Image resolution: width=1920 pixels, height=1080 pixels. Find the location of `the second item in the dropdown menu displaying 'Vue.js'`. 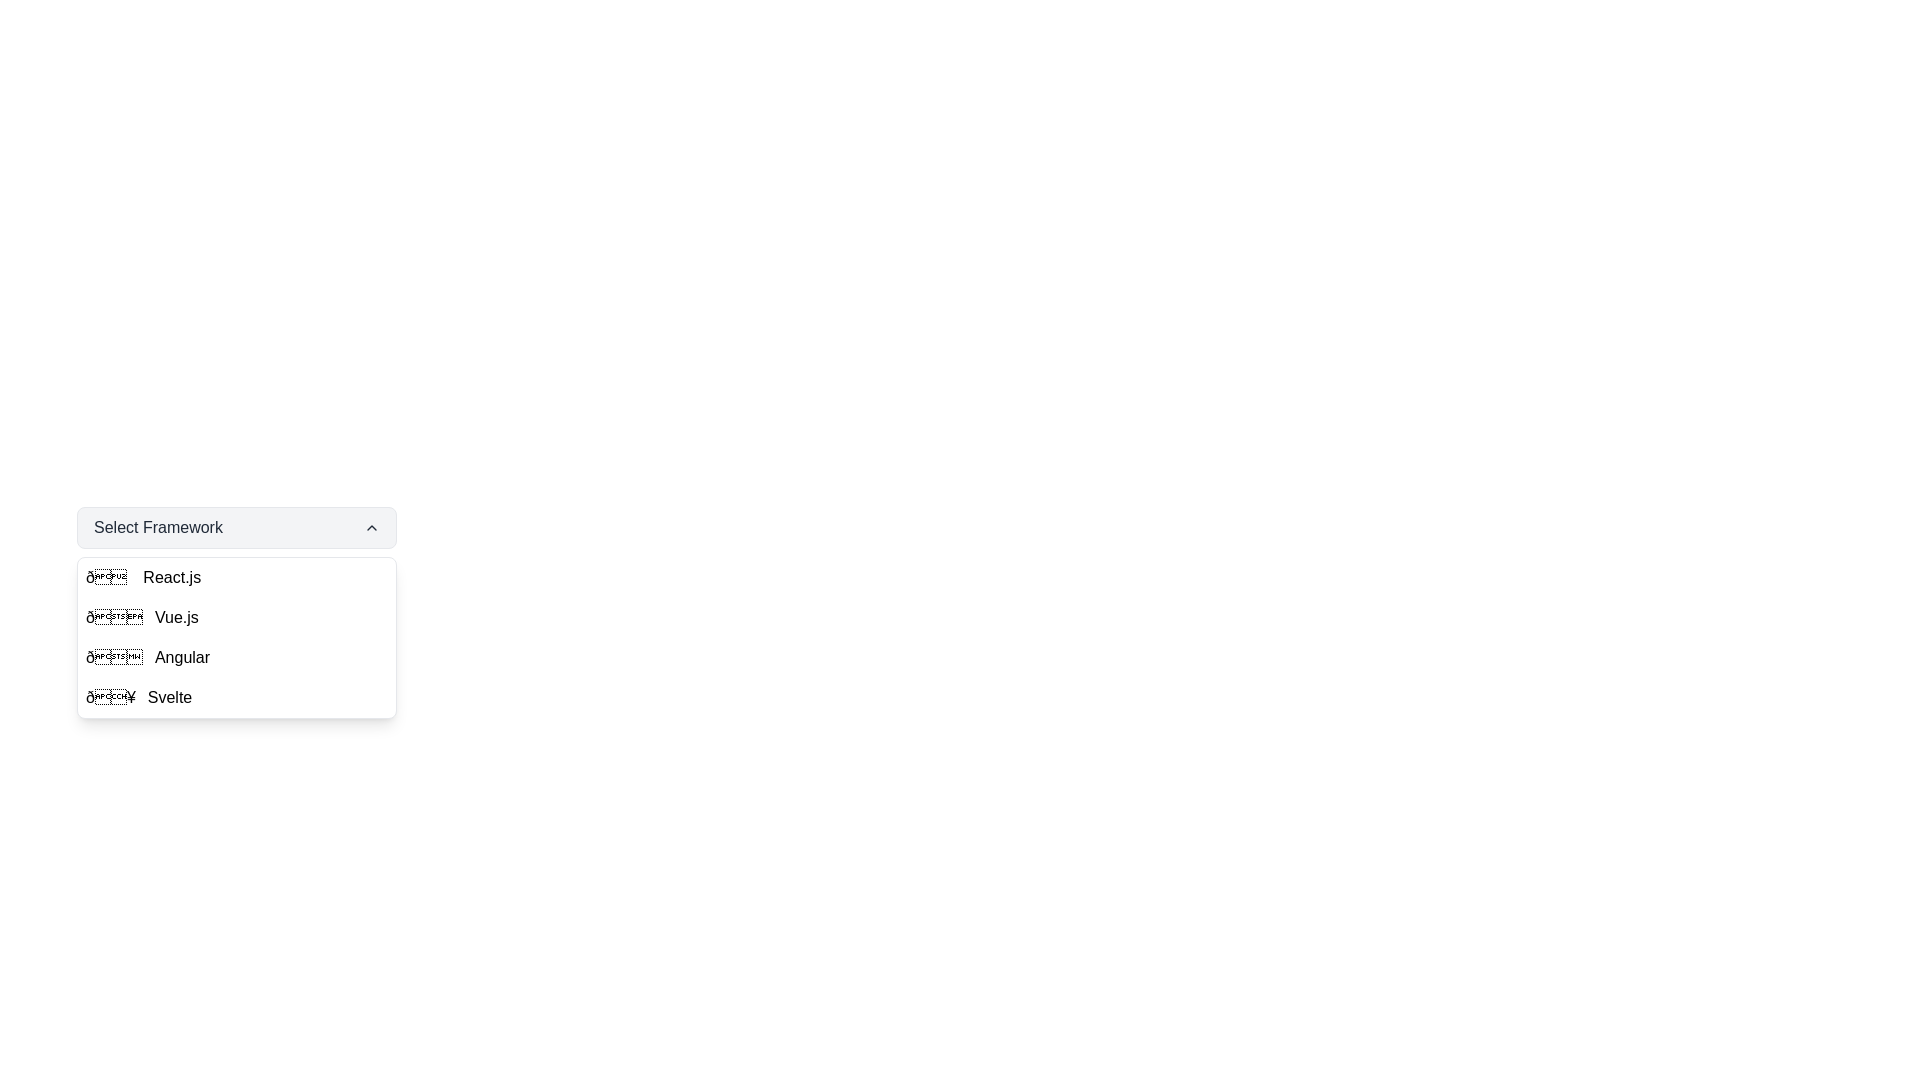

the second item in the dropdown menu displaying 'Vue.js' is located at coordinates (236, 616).